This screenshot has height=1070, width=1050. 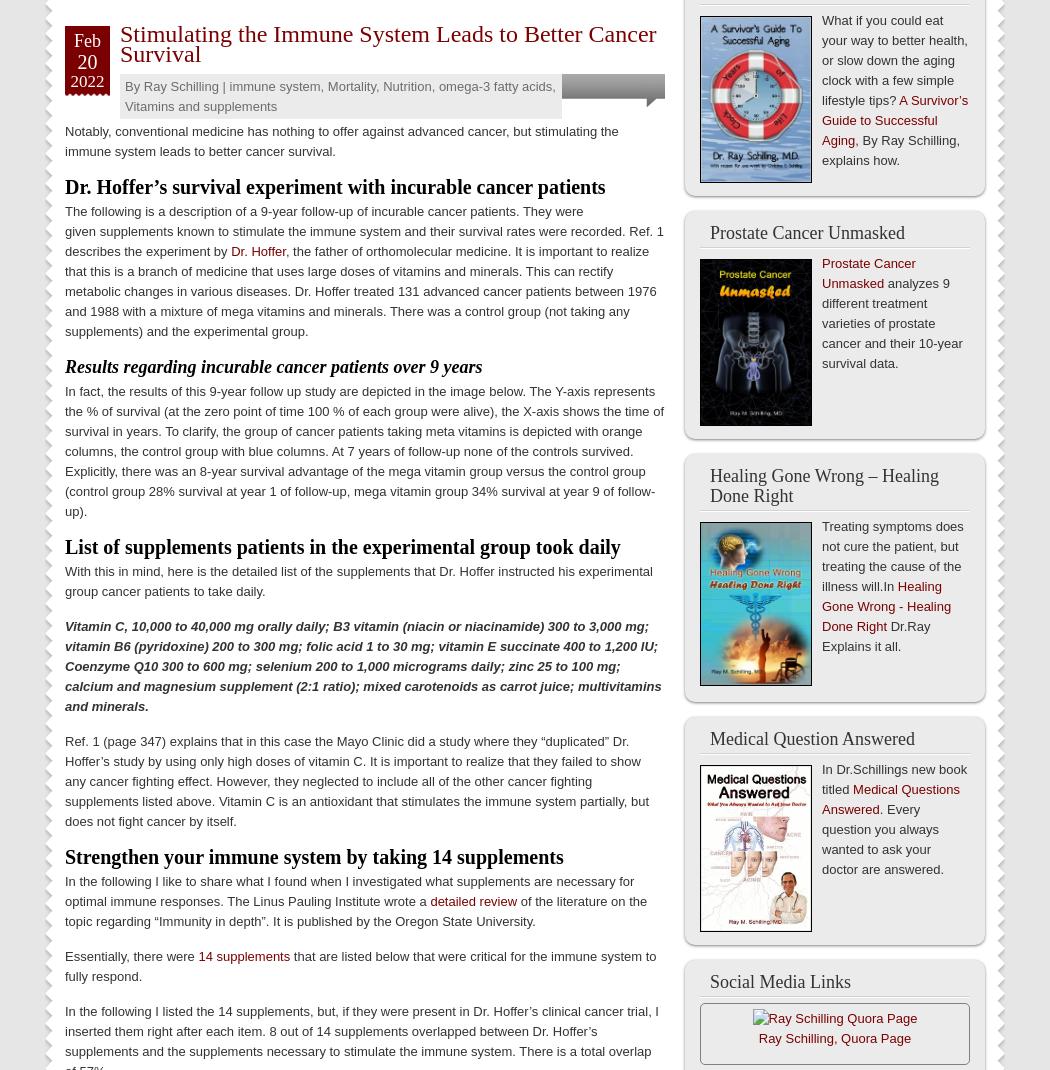 I want to click on 'detailed review', so click(x=473, y=899).